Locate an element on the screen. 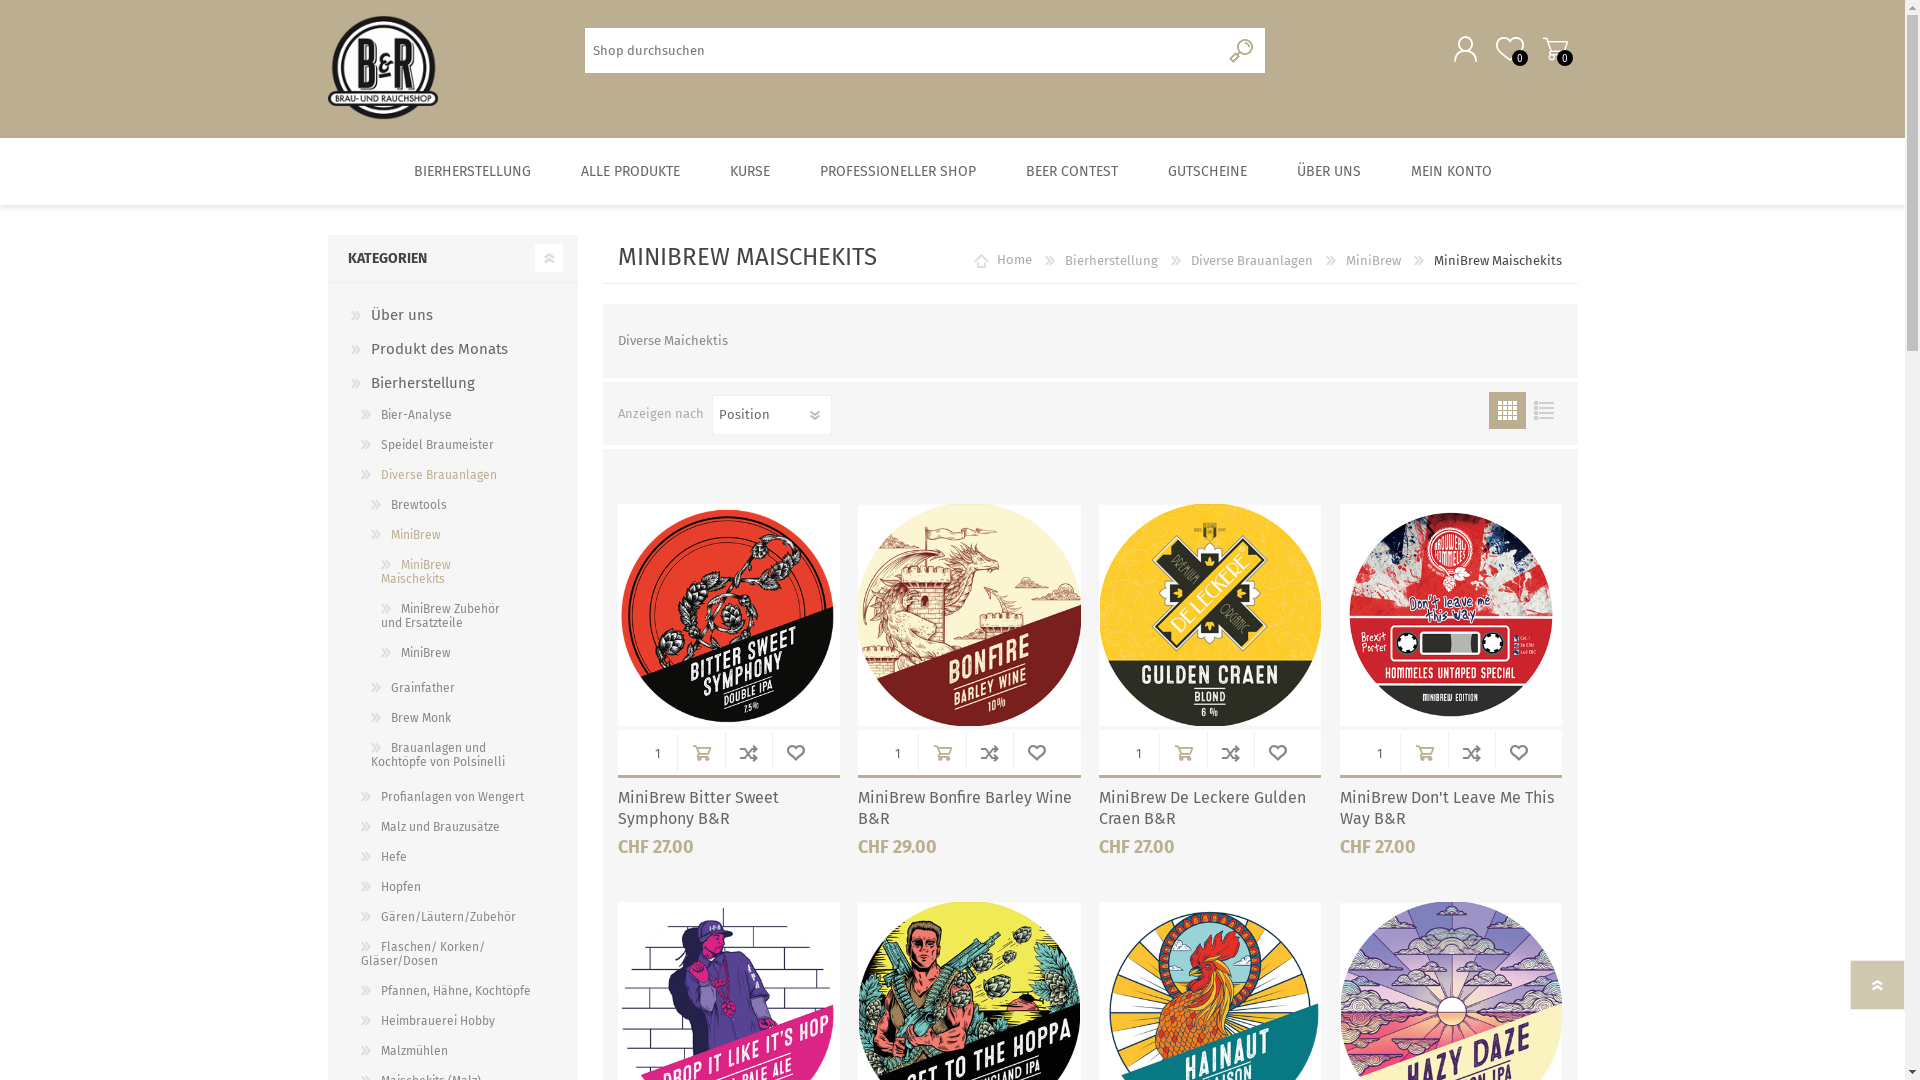 The image size is (1920, 1080). 'MiniBrew De Leckere Gulden Craen B&R' is located at coordinates (1208, 808).